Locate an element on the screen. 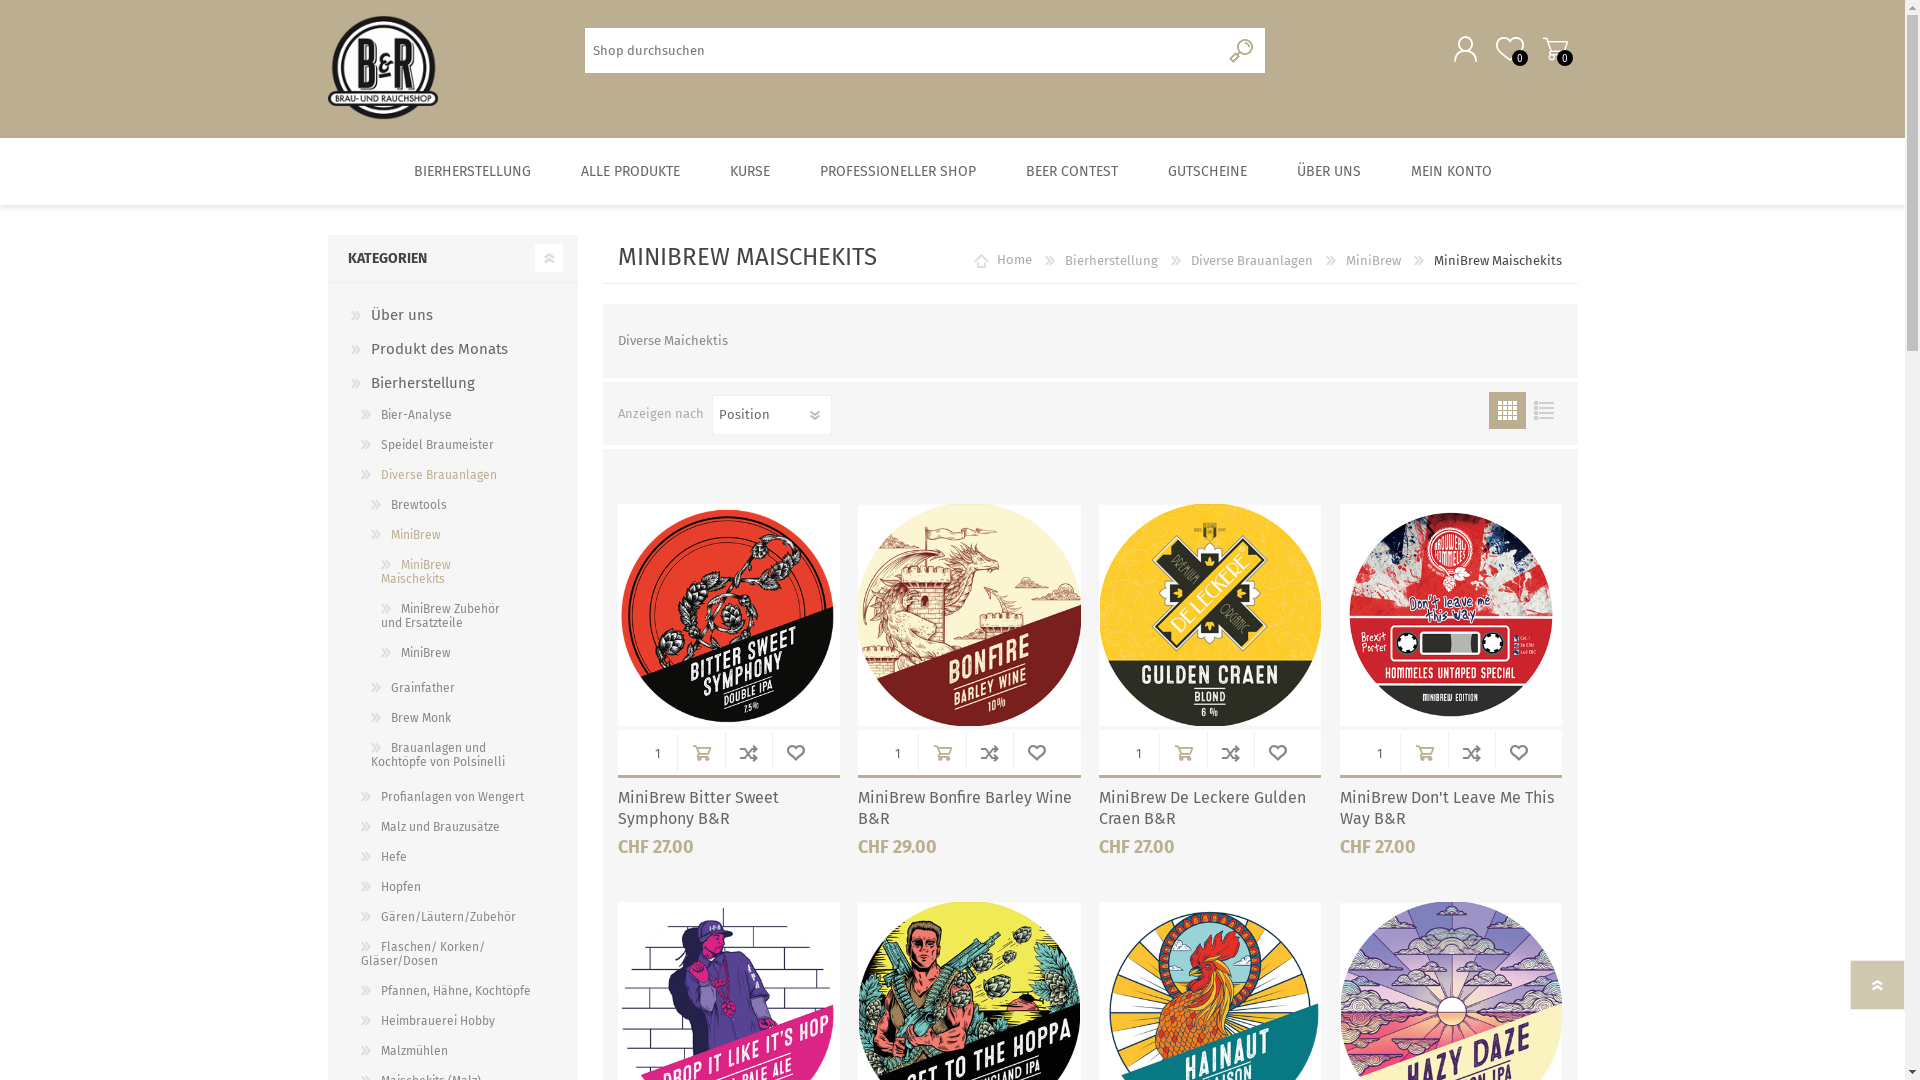 The image size is (1920, 1080). 'MiniBrew De Leckere Gulden Craen B&R' is located at coordinates (1208, 808).